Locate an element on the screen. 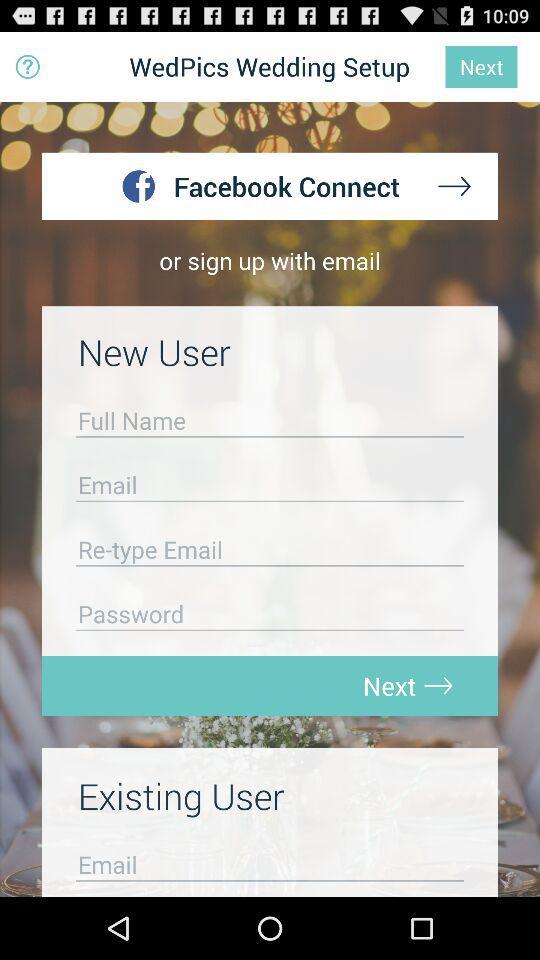 The width and height of the screenshot is (540, 960). icon to the left of wedpics wedding setup item is located at coordinates (26, 66).